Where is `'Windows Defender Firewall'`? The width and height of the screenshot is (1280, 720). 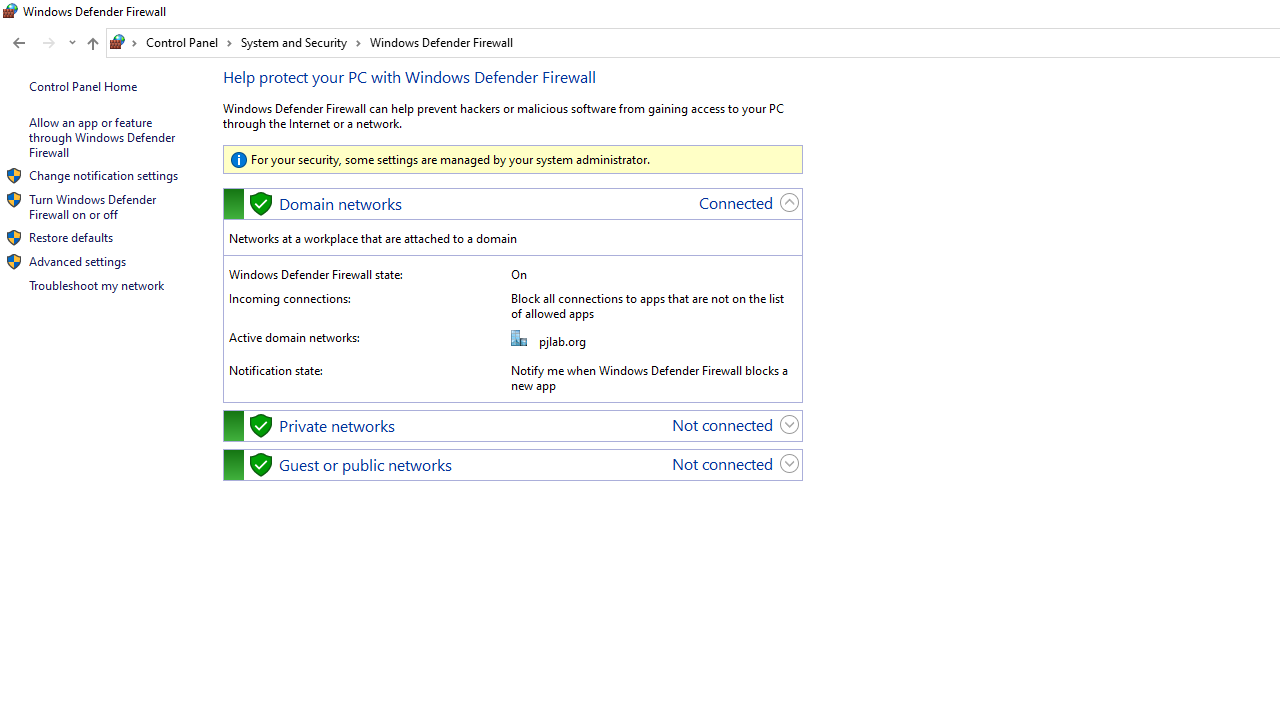
'Windows Defender Firewall' is located at coordinates (440, 42).